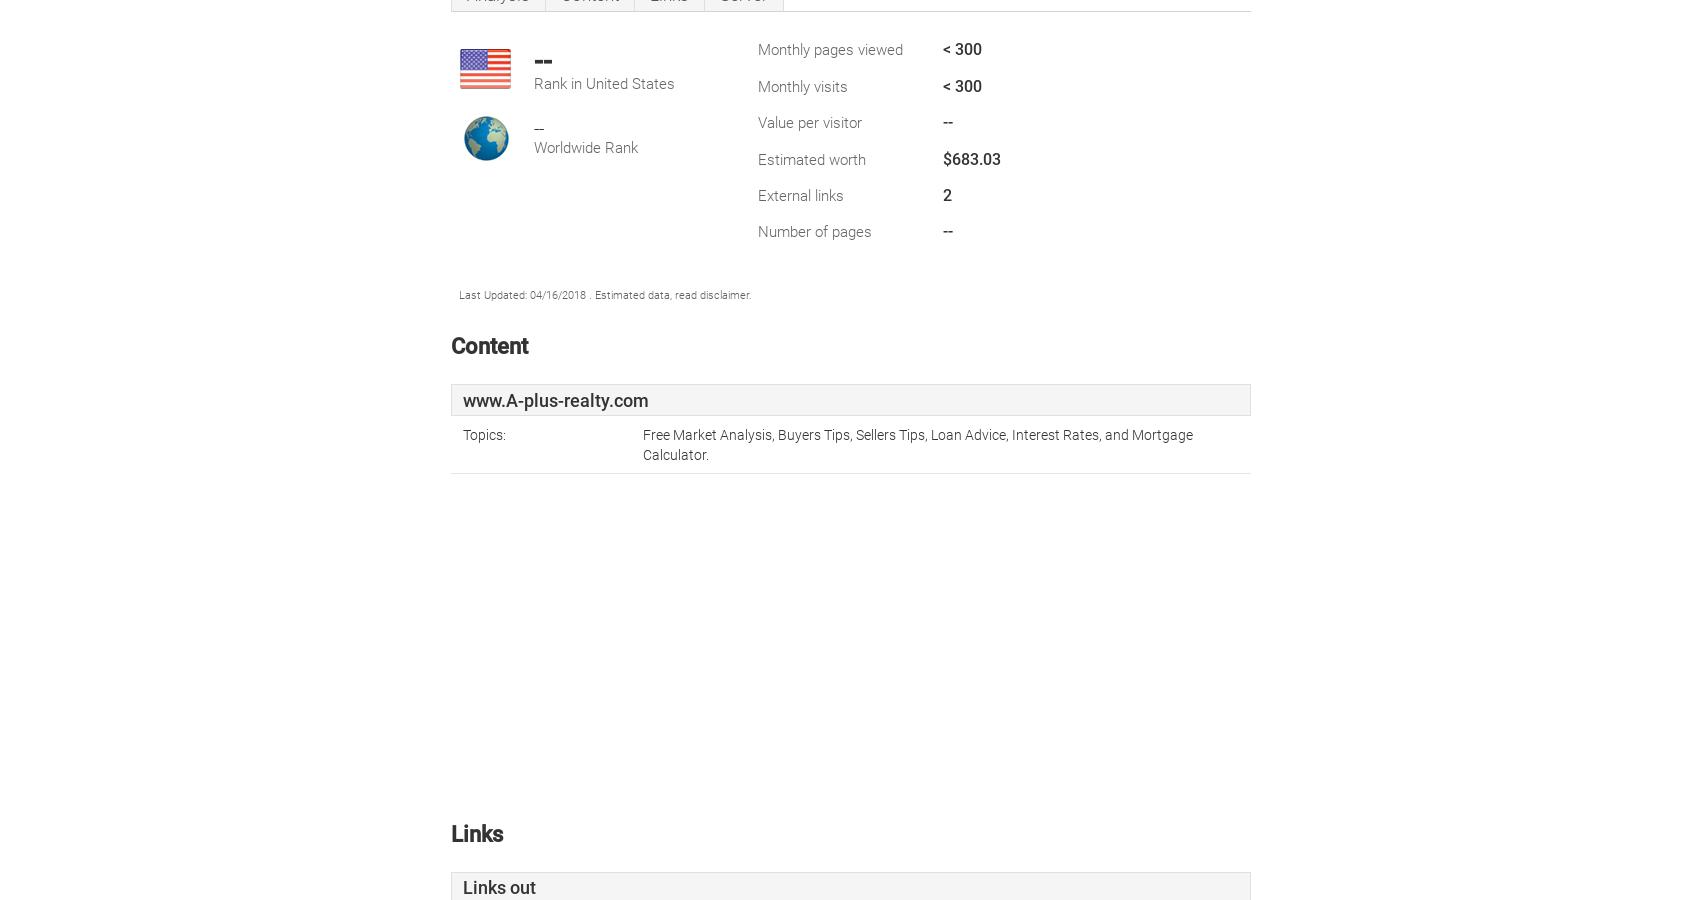  What do you see at coordinates (498, 887) in the screenshot?
I see `'Links out'` at bounding box center [498, 887].